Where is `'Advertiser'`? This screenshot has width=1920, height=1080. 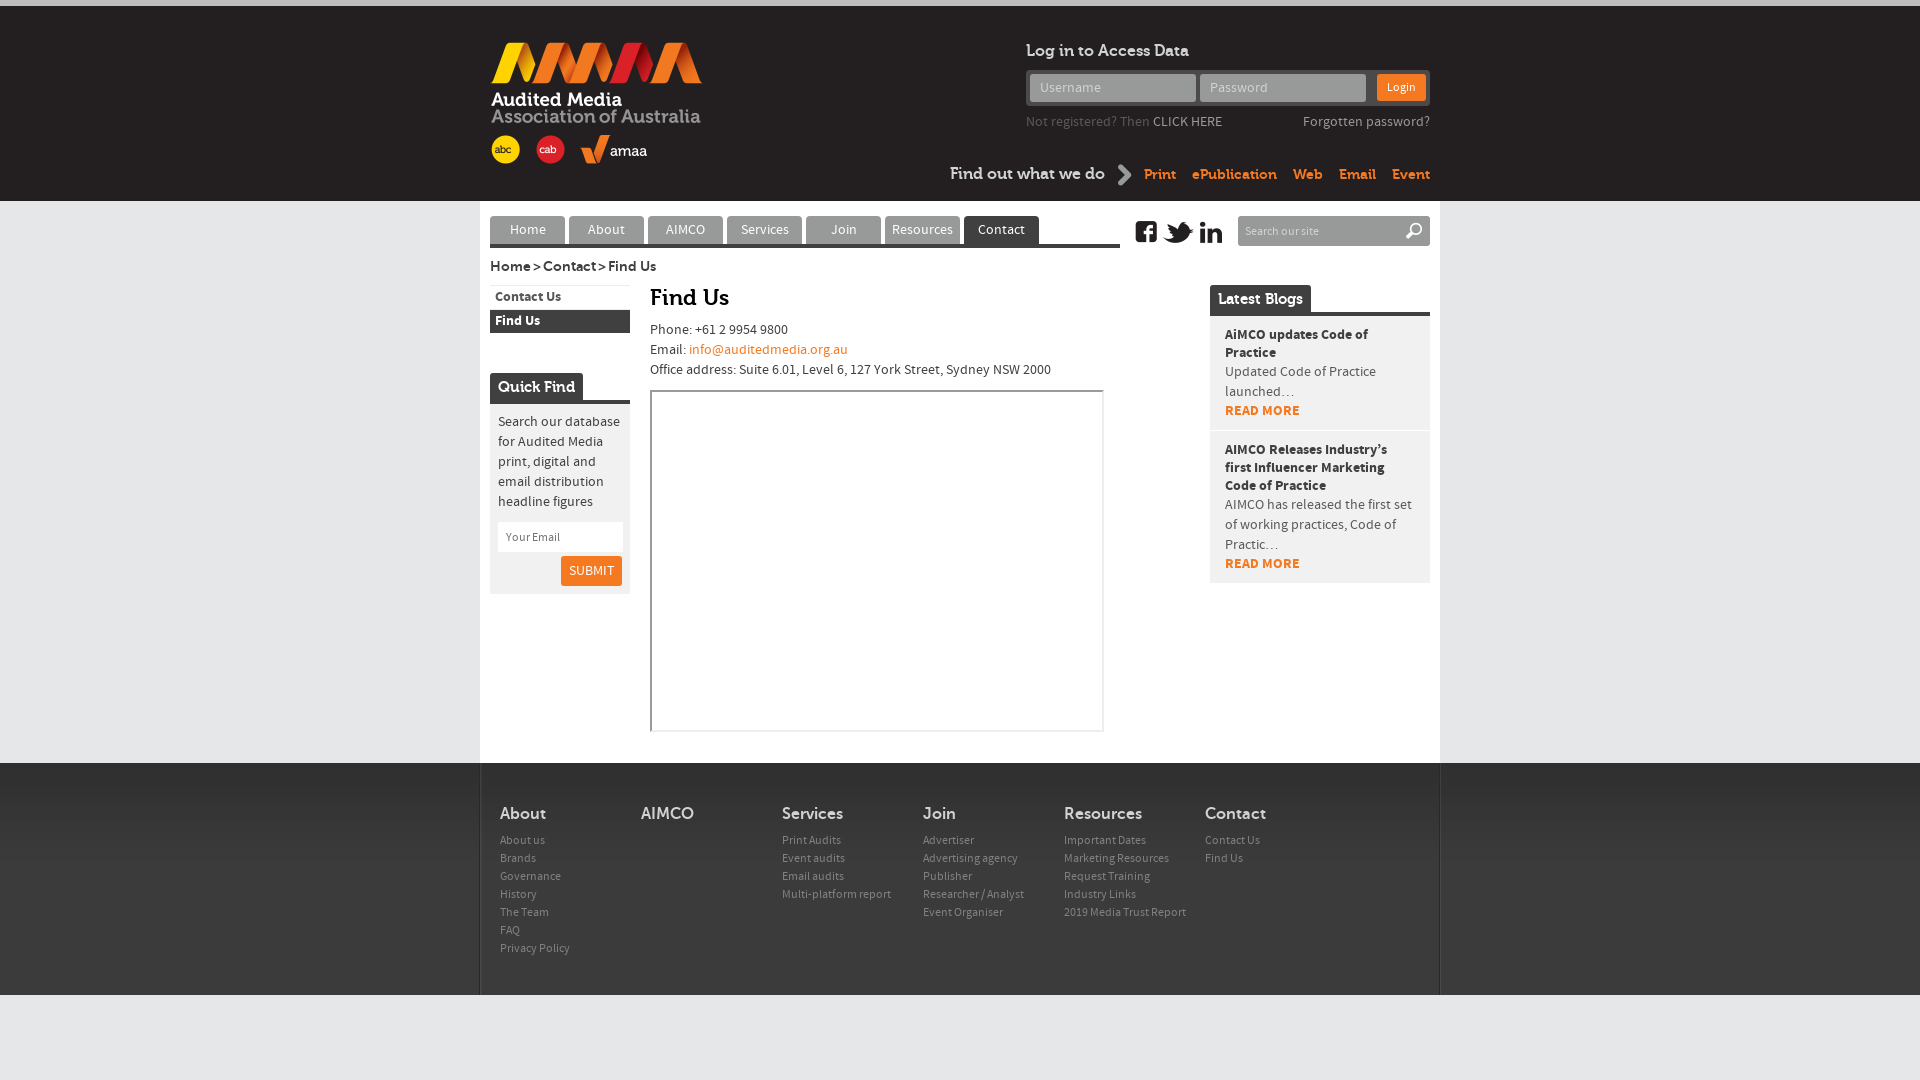 'Advertiser' is located at coordinates (947, 840).